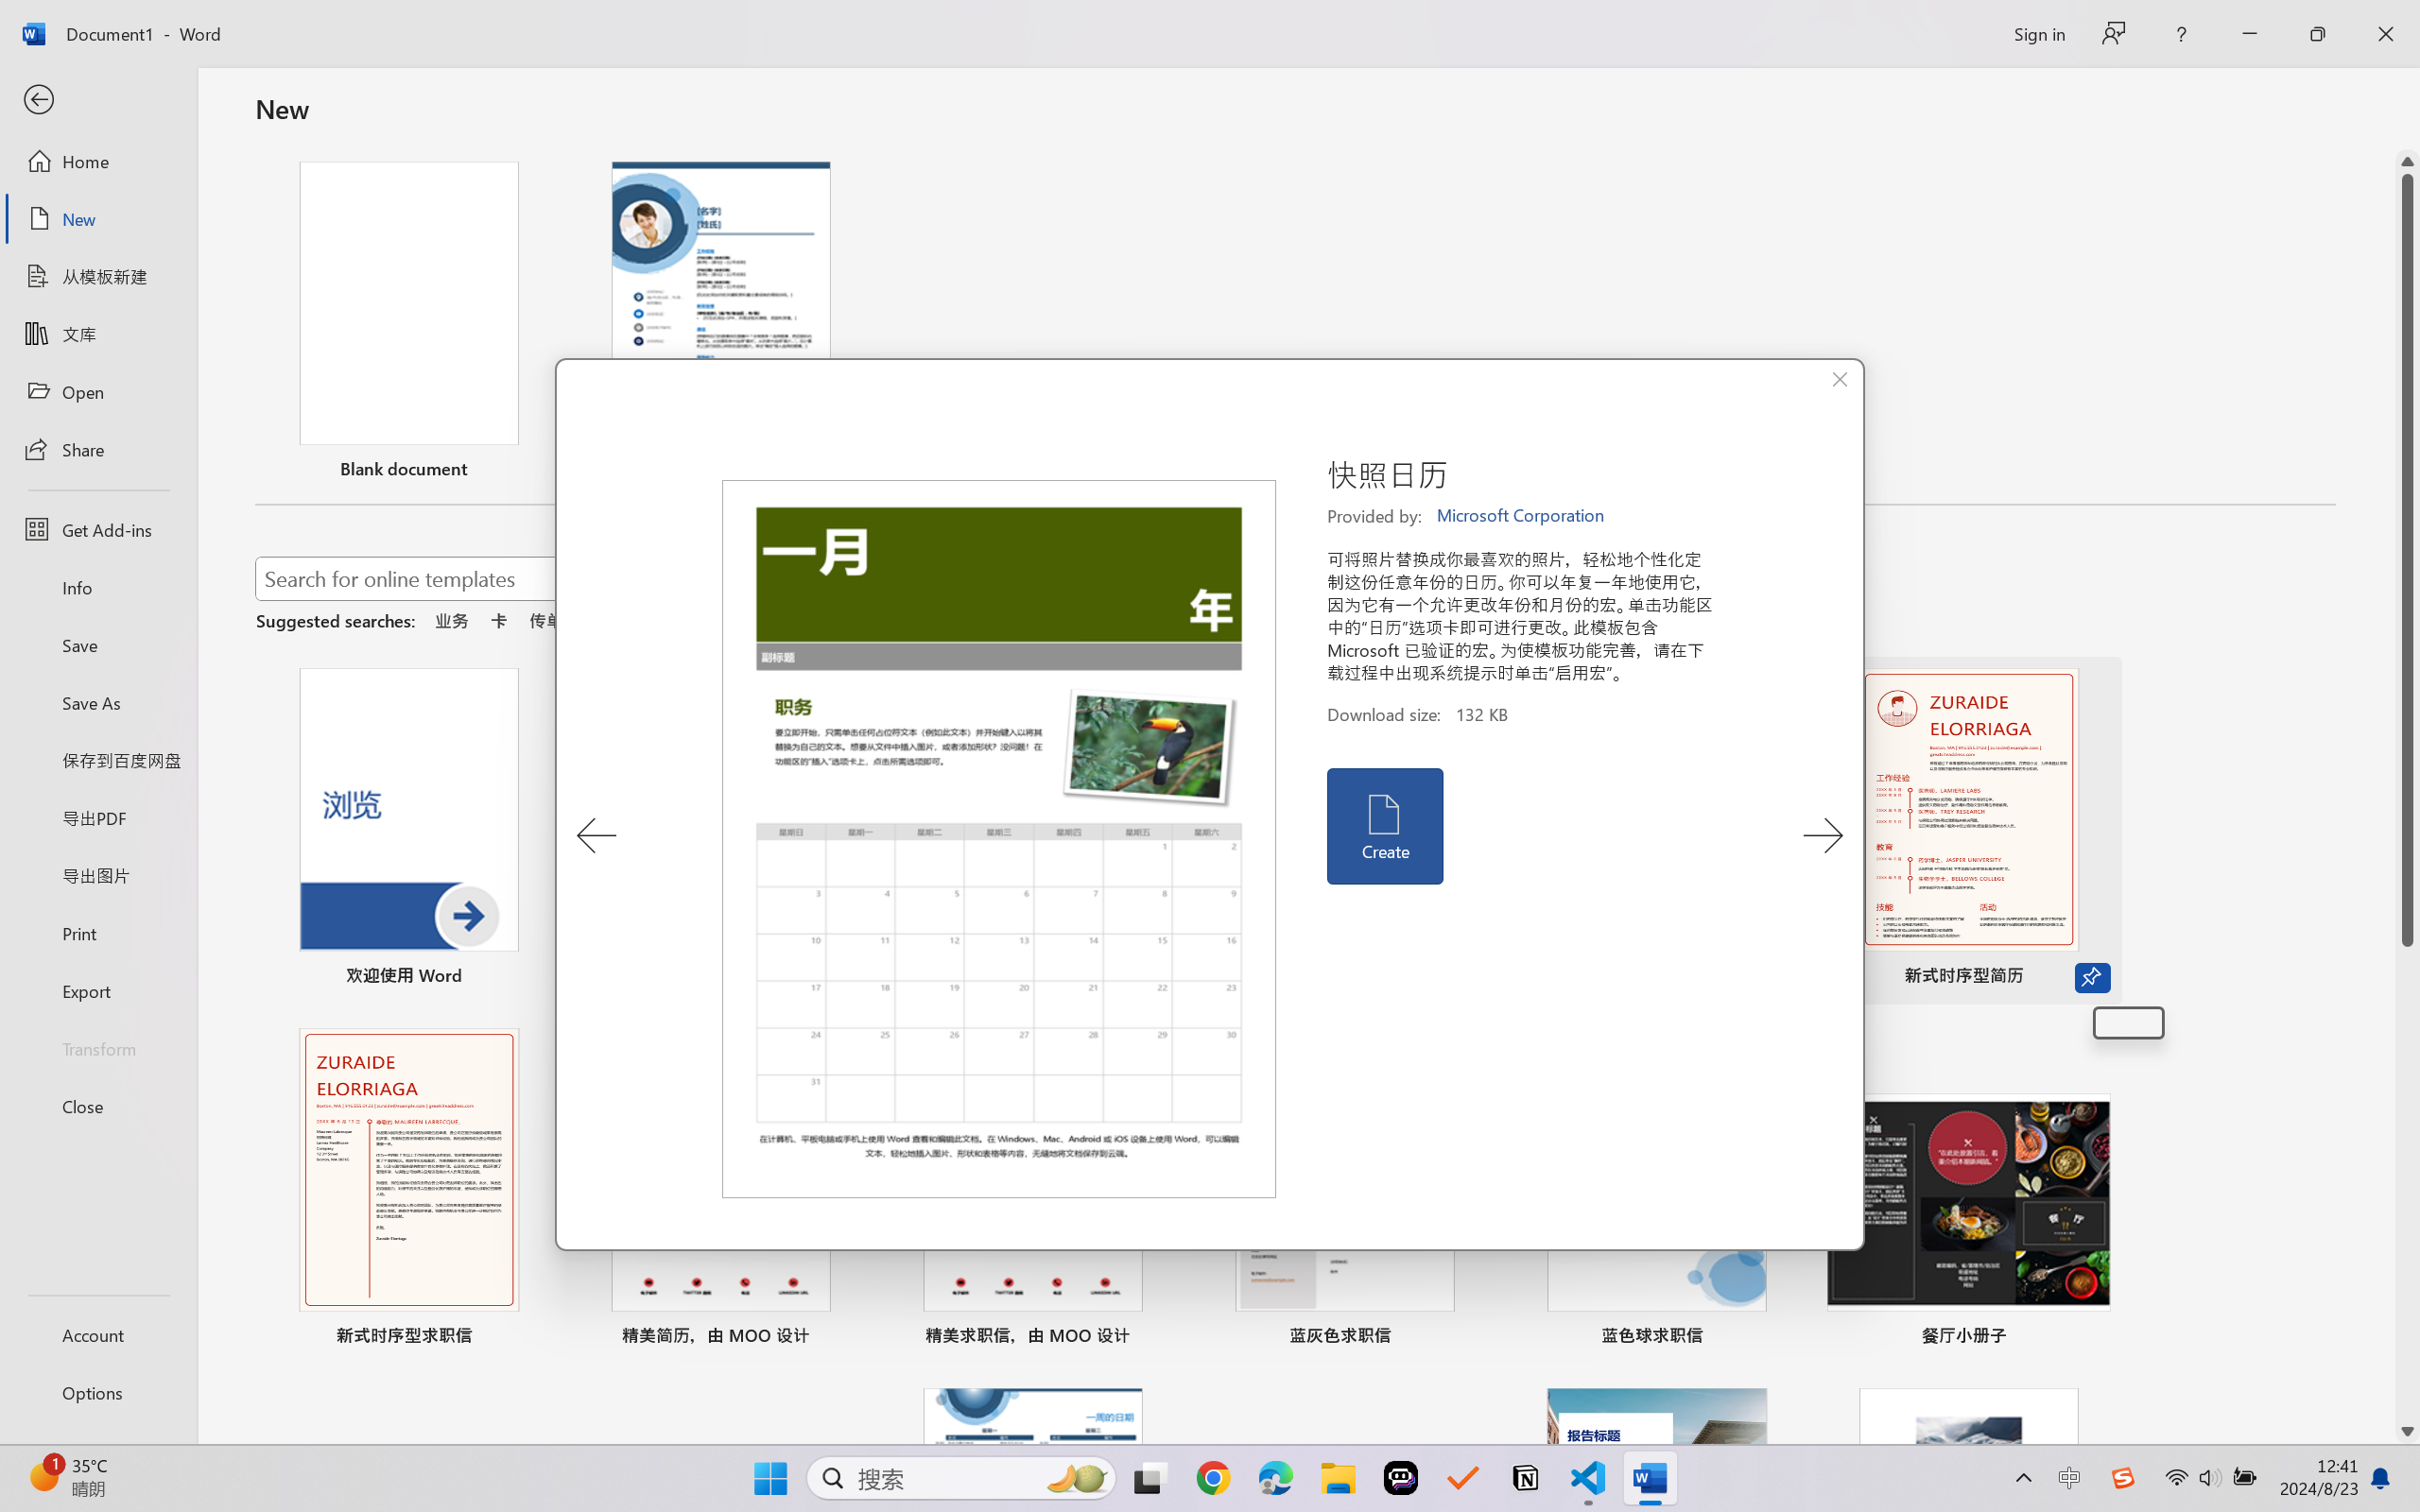 This screenshot has width=2420, height=1512. Describe the element at coordinates (1521, 515) in the screenshot. I see `'Microsoft Corporation'` at that location.